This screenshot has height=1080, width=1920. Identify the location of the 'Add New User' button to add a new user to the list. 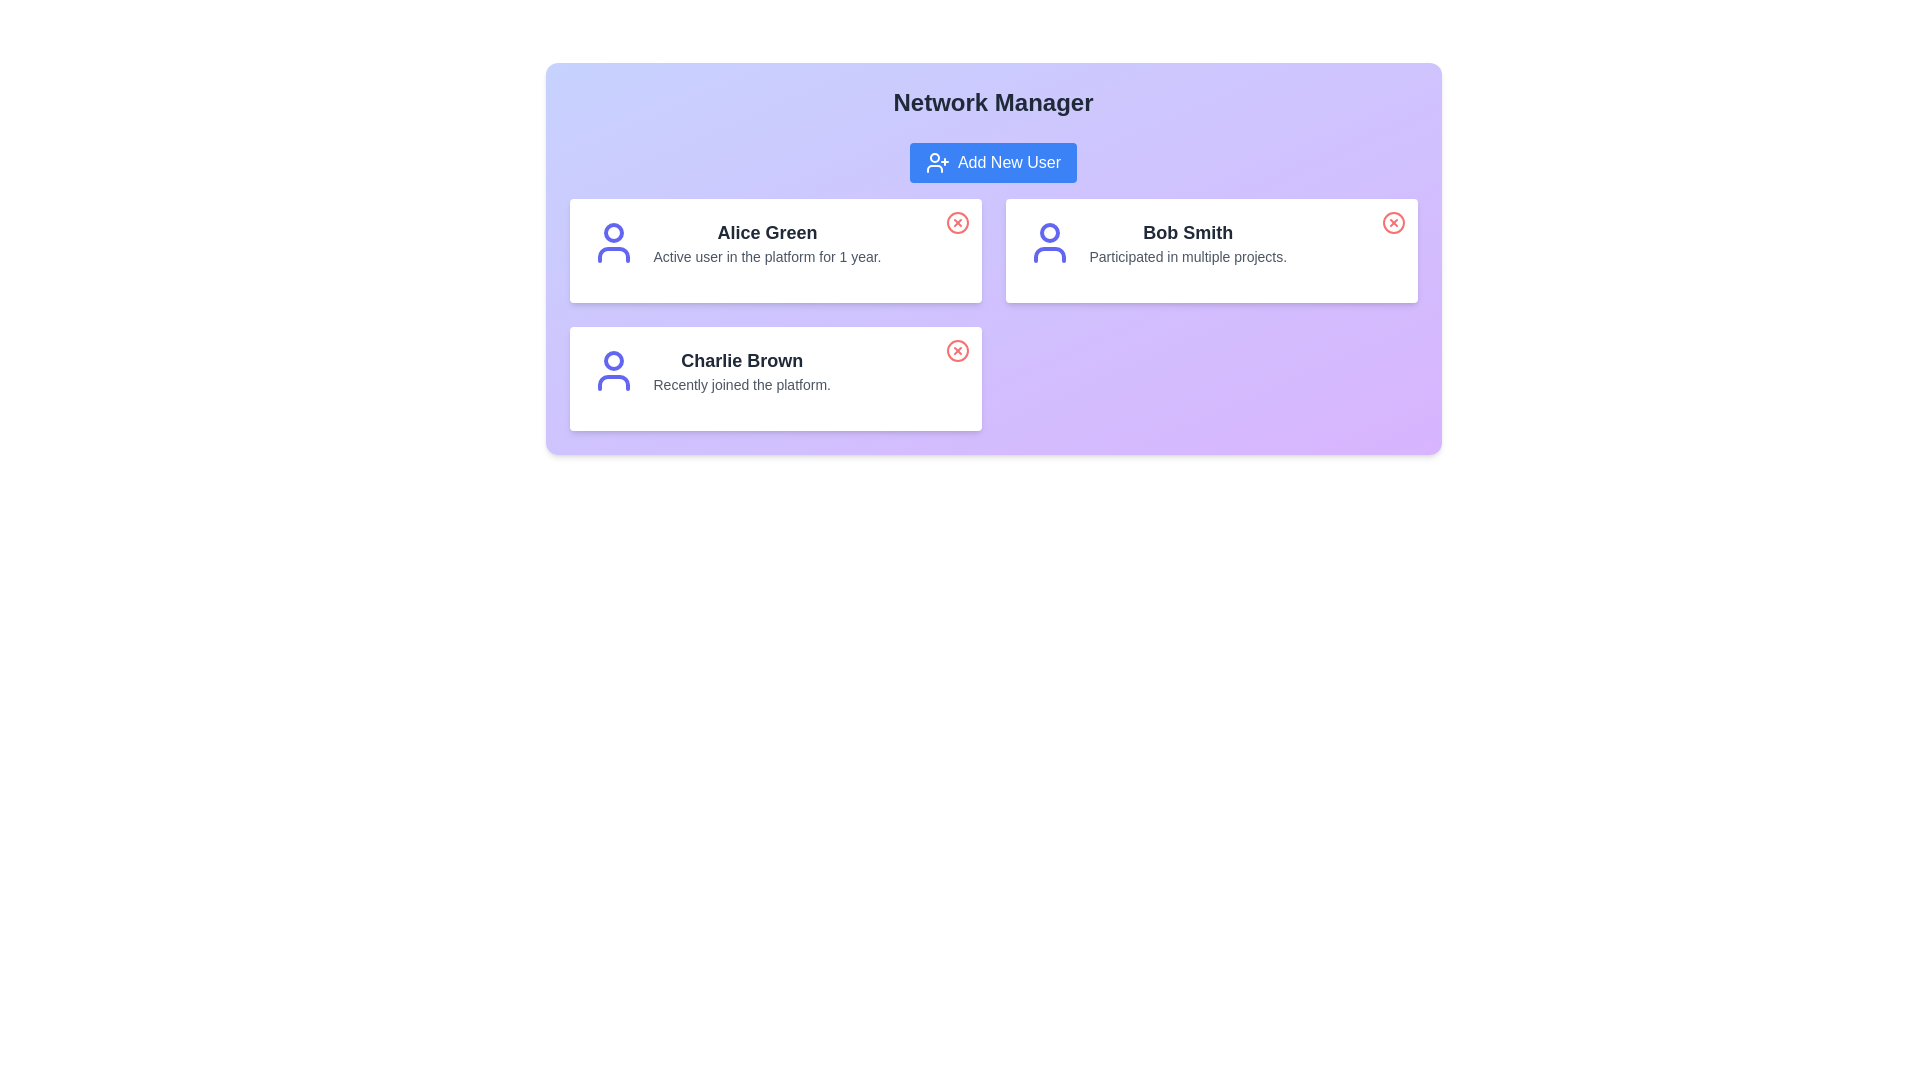
(993, 161).